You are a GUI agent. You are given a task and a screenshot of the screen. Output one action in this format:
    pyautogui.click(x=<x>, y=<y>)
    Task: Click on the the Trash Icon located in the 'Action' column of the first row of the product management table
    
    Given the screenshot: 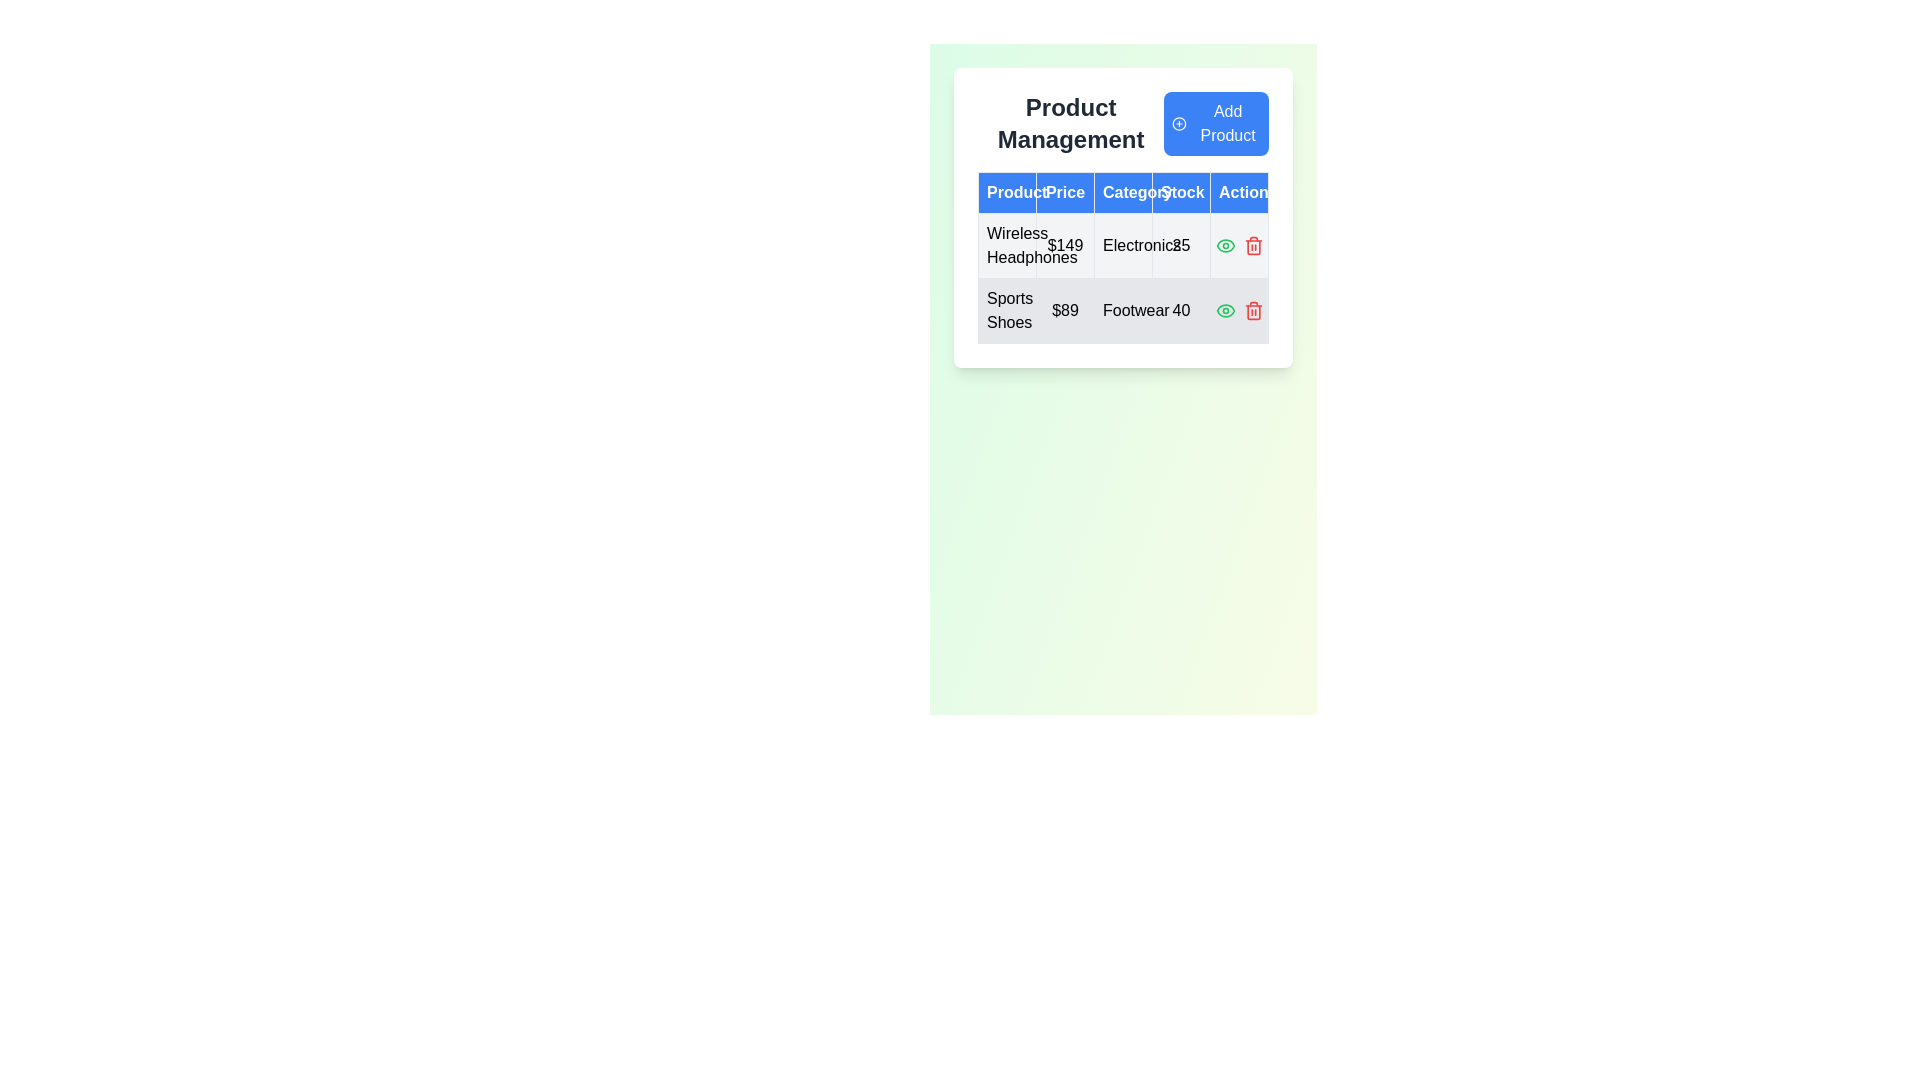 What is the action you would take?
    pyautogui.click(x=1252, y=245)
    